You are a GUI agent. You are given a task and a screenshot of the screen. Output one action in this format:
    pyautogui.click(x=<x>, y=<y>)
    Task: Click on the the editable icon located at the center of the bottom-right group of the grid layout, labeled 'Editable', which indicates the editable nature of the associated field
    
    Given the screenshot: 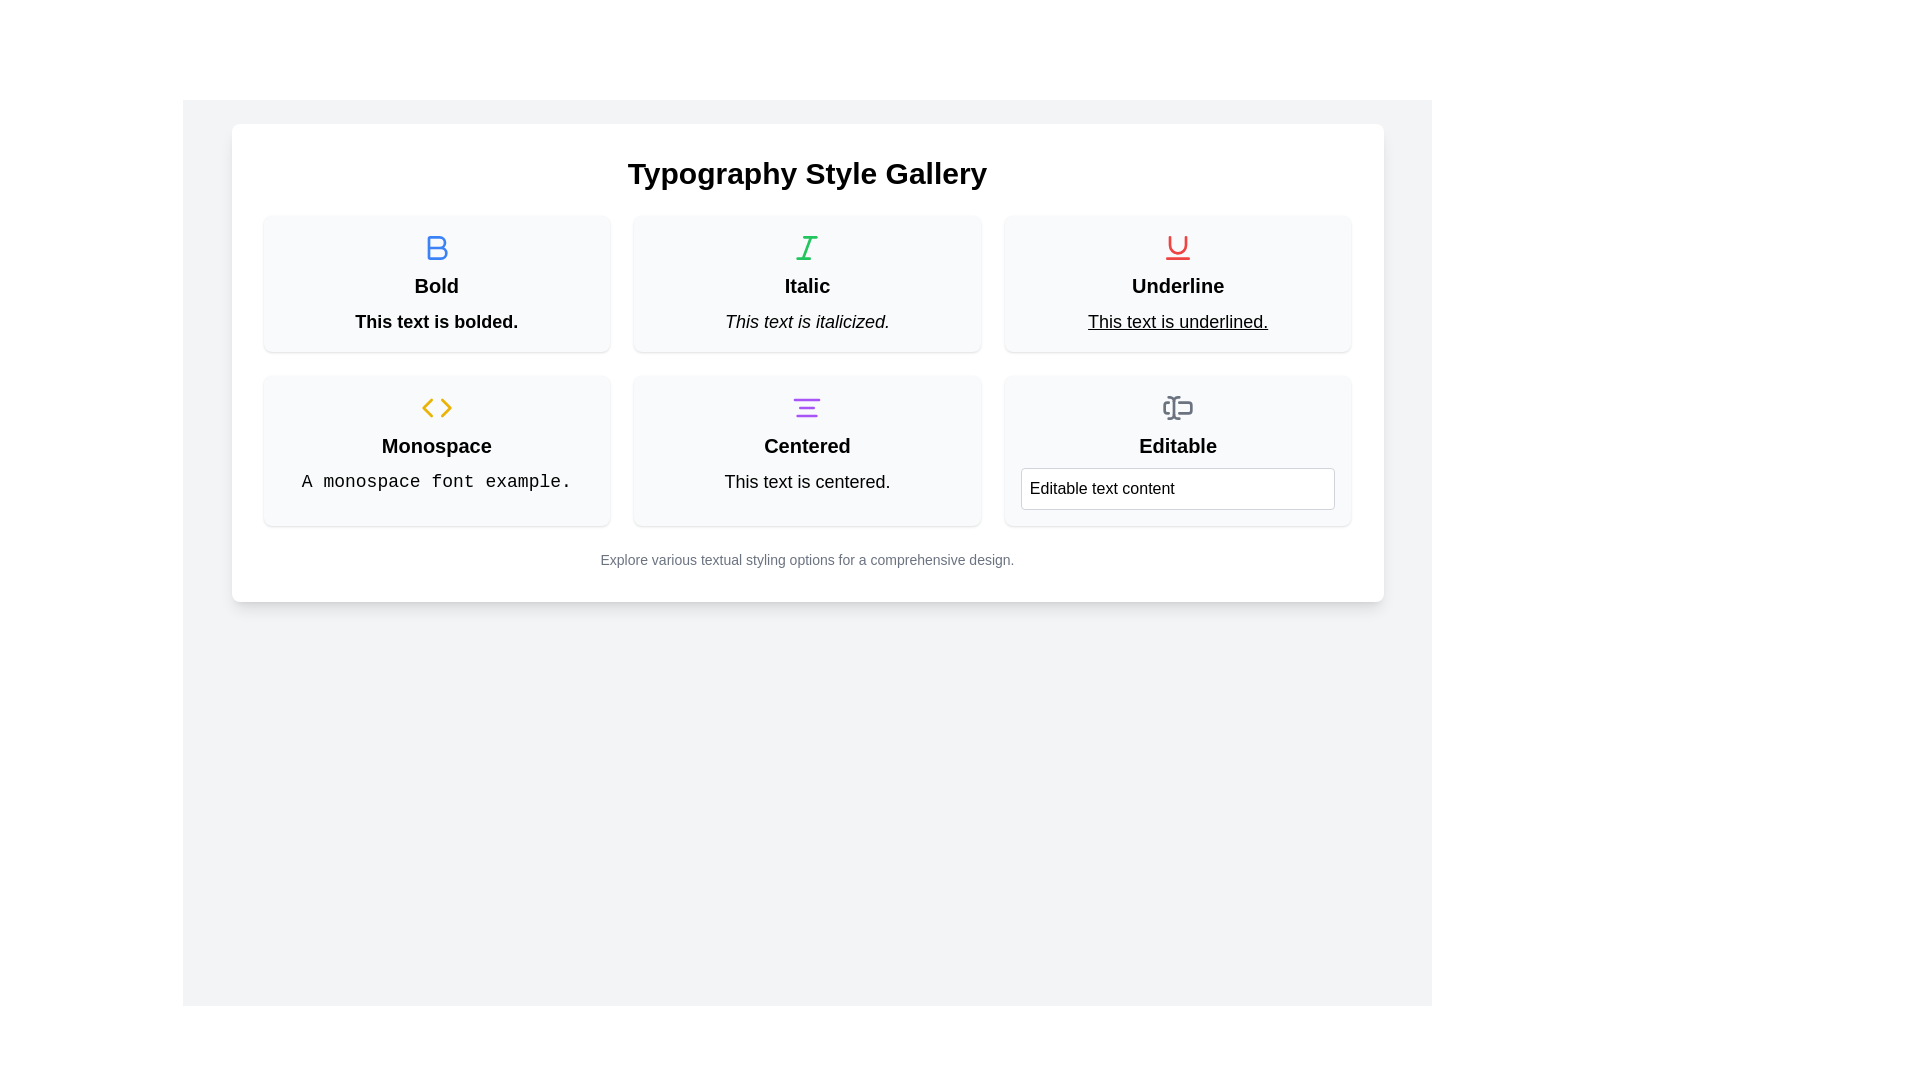 What is the action you would take?
    pyautogui.click(x=1178, y=407)
    